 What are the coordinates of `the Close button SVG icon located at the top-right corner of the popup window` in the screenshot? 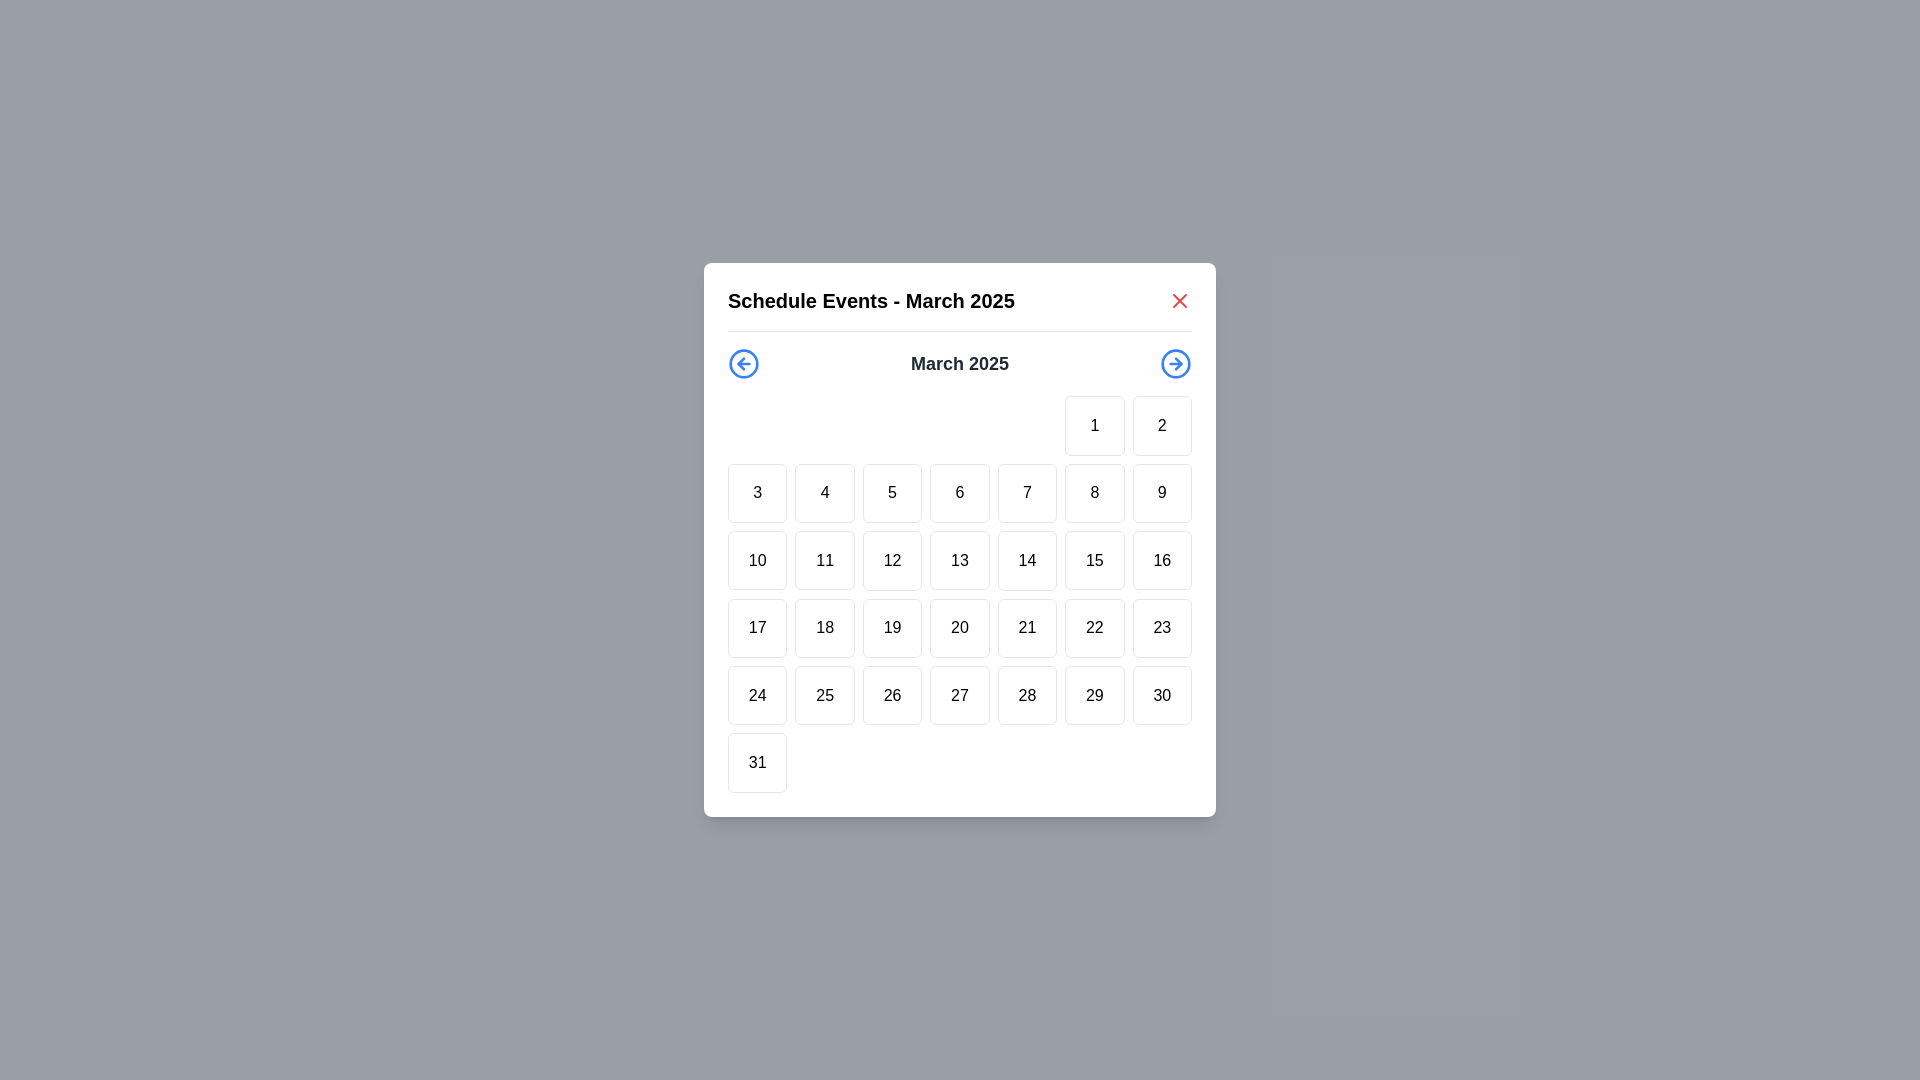 It's located at (1180, 300).